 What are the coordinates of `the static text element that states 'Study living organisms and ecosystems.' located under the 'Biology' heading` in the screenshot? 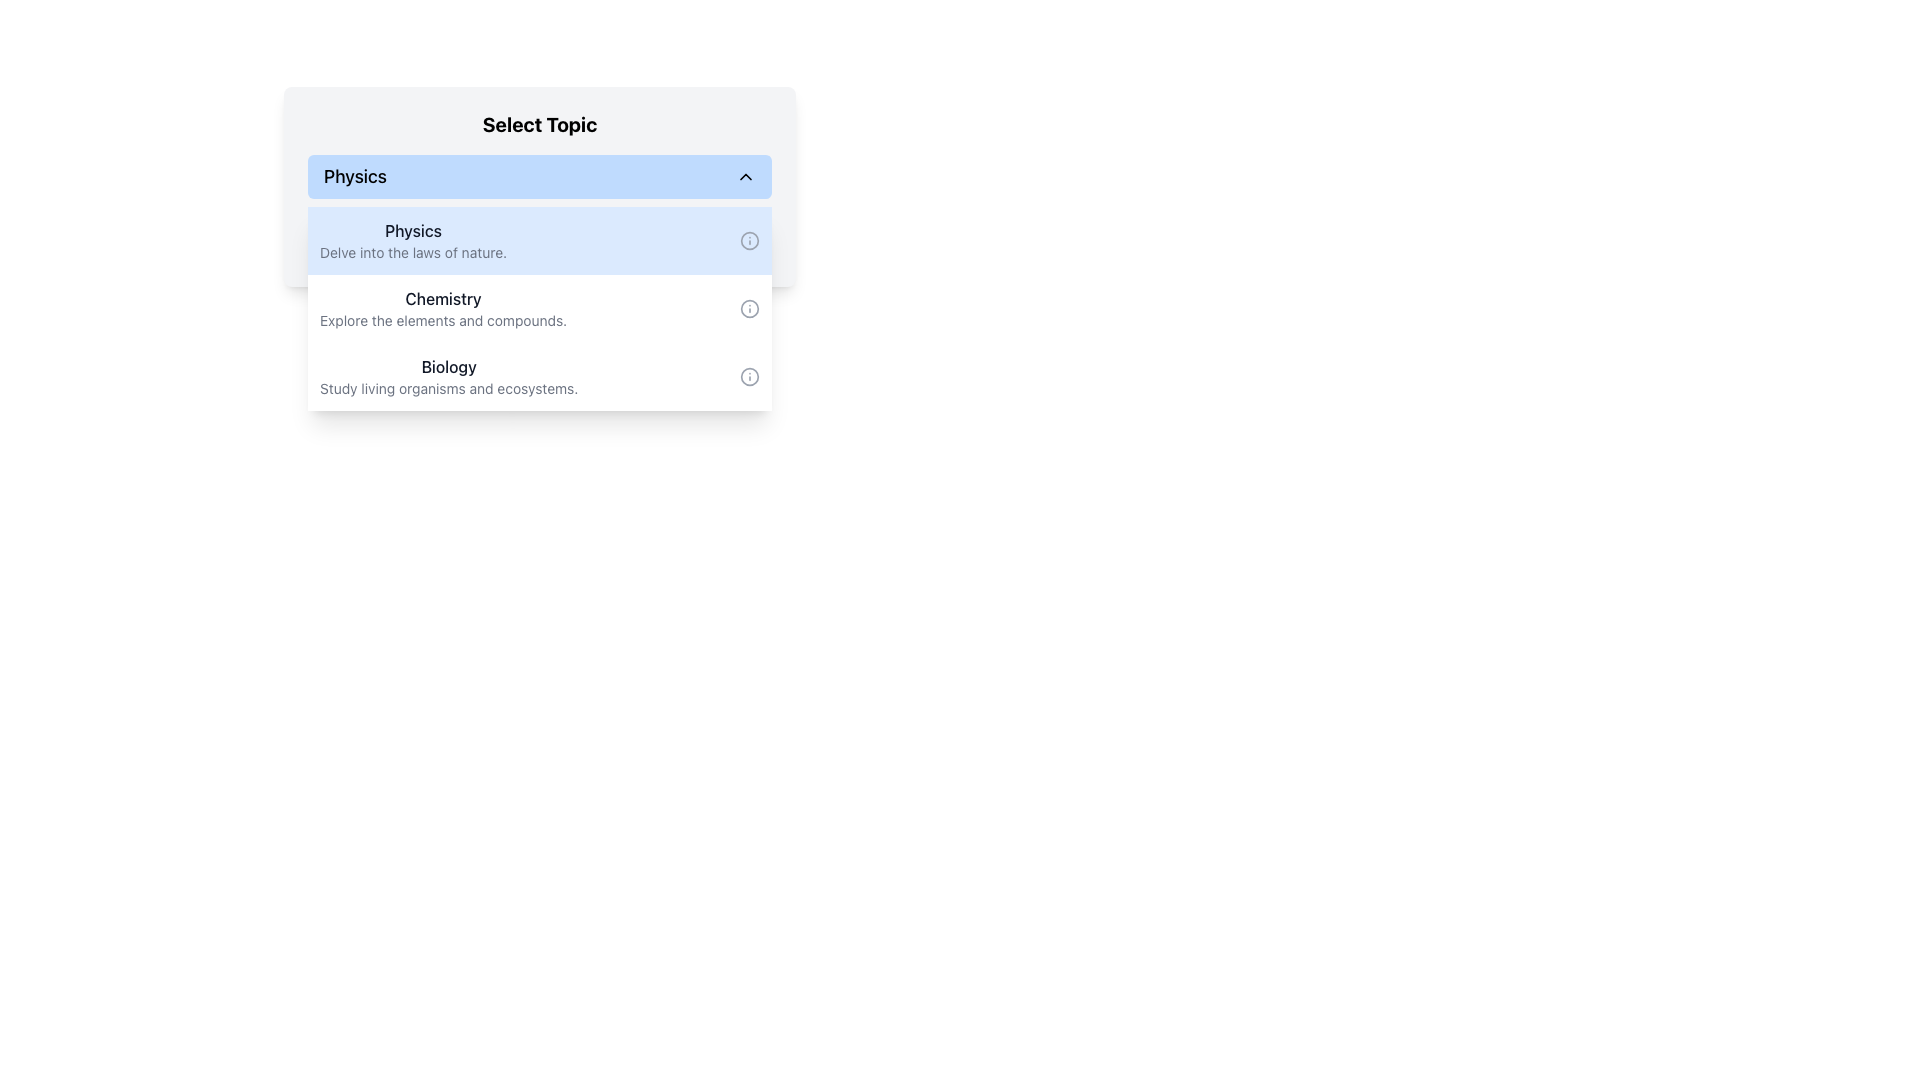 It's located at (448, 389).